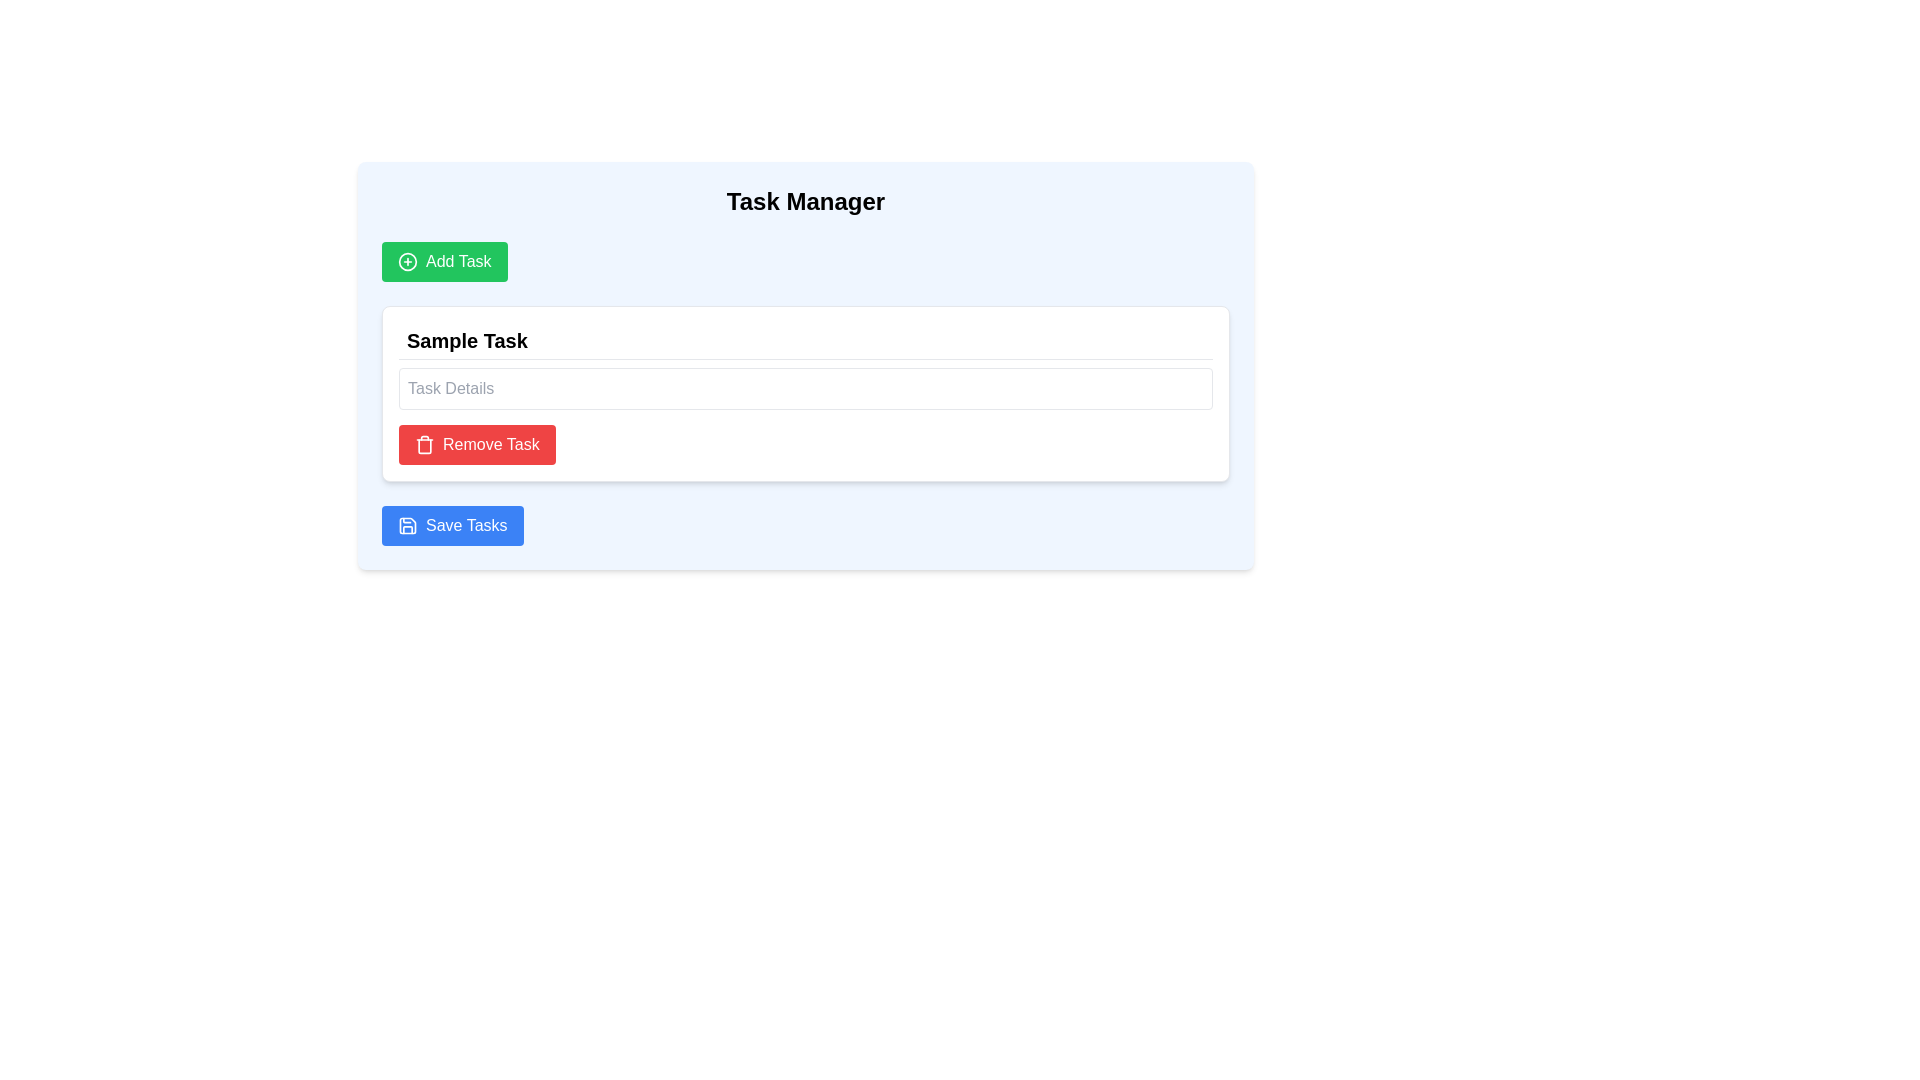  What do you see at coordinates (407, 261) in the screenshot?
I see `the decorative SVG icon representing the action of adding a task, located to the left of the text label inside the 'Add Task' button in the top-left corner of the application interface` at bounding box center [407, 261].